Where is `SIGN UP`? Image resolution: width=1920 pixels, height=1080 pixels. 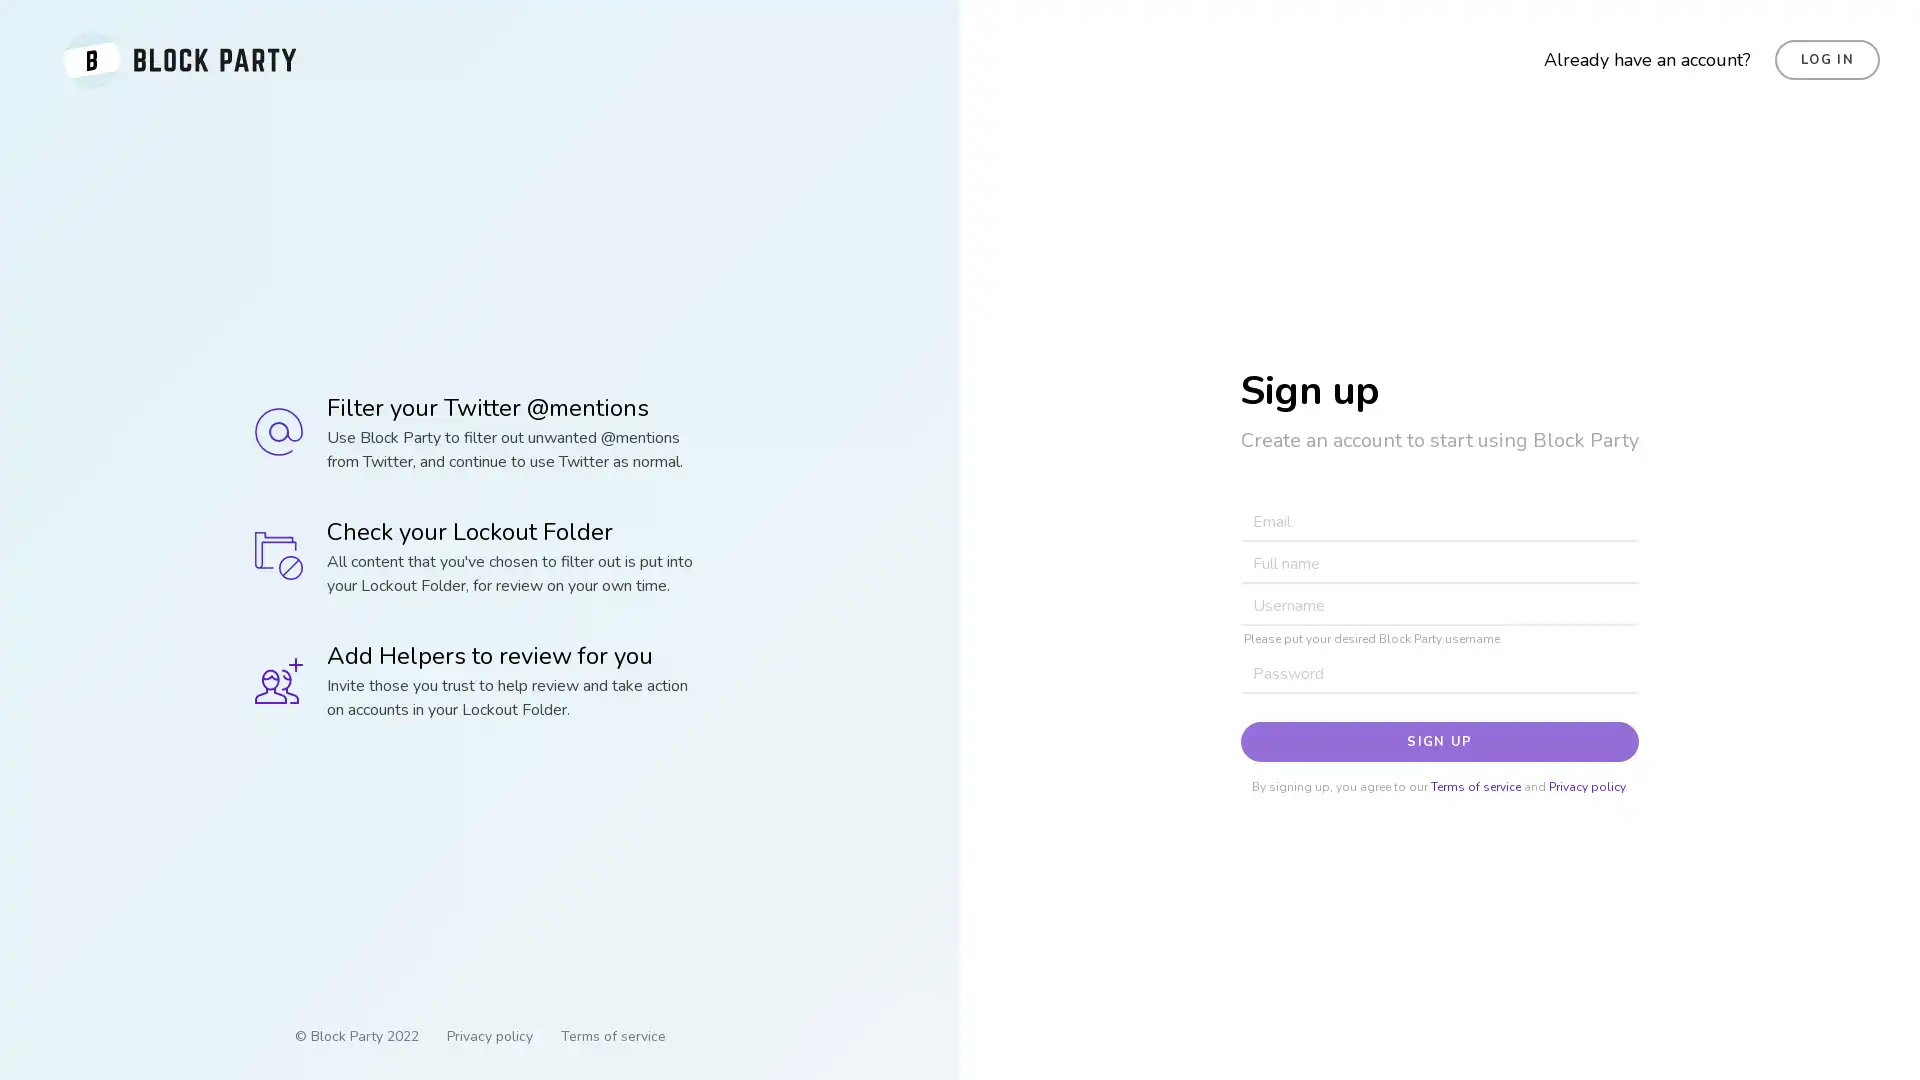
SIGN UP is located at coordinates (1440, 741).